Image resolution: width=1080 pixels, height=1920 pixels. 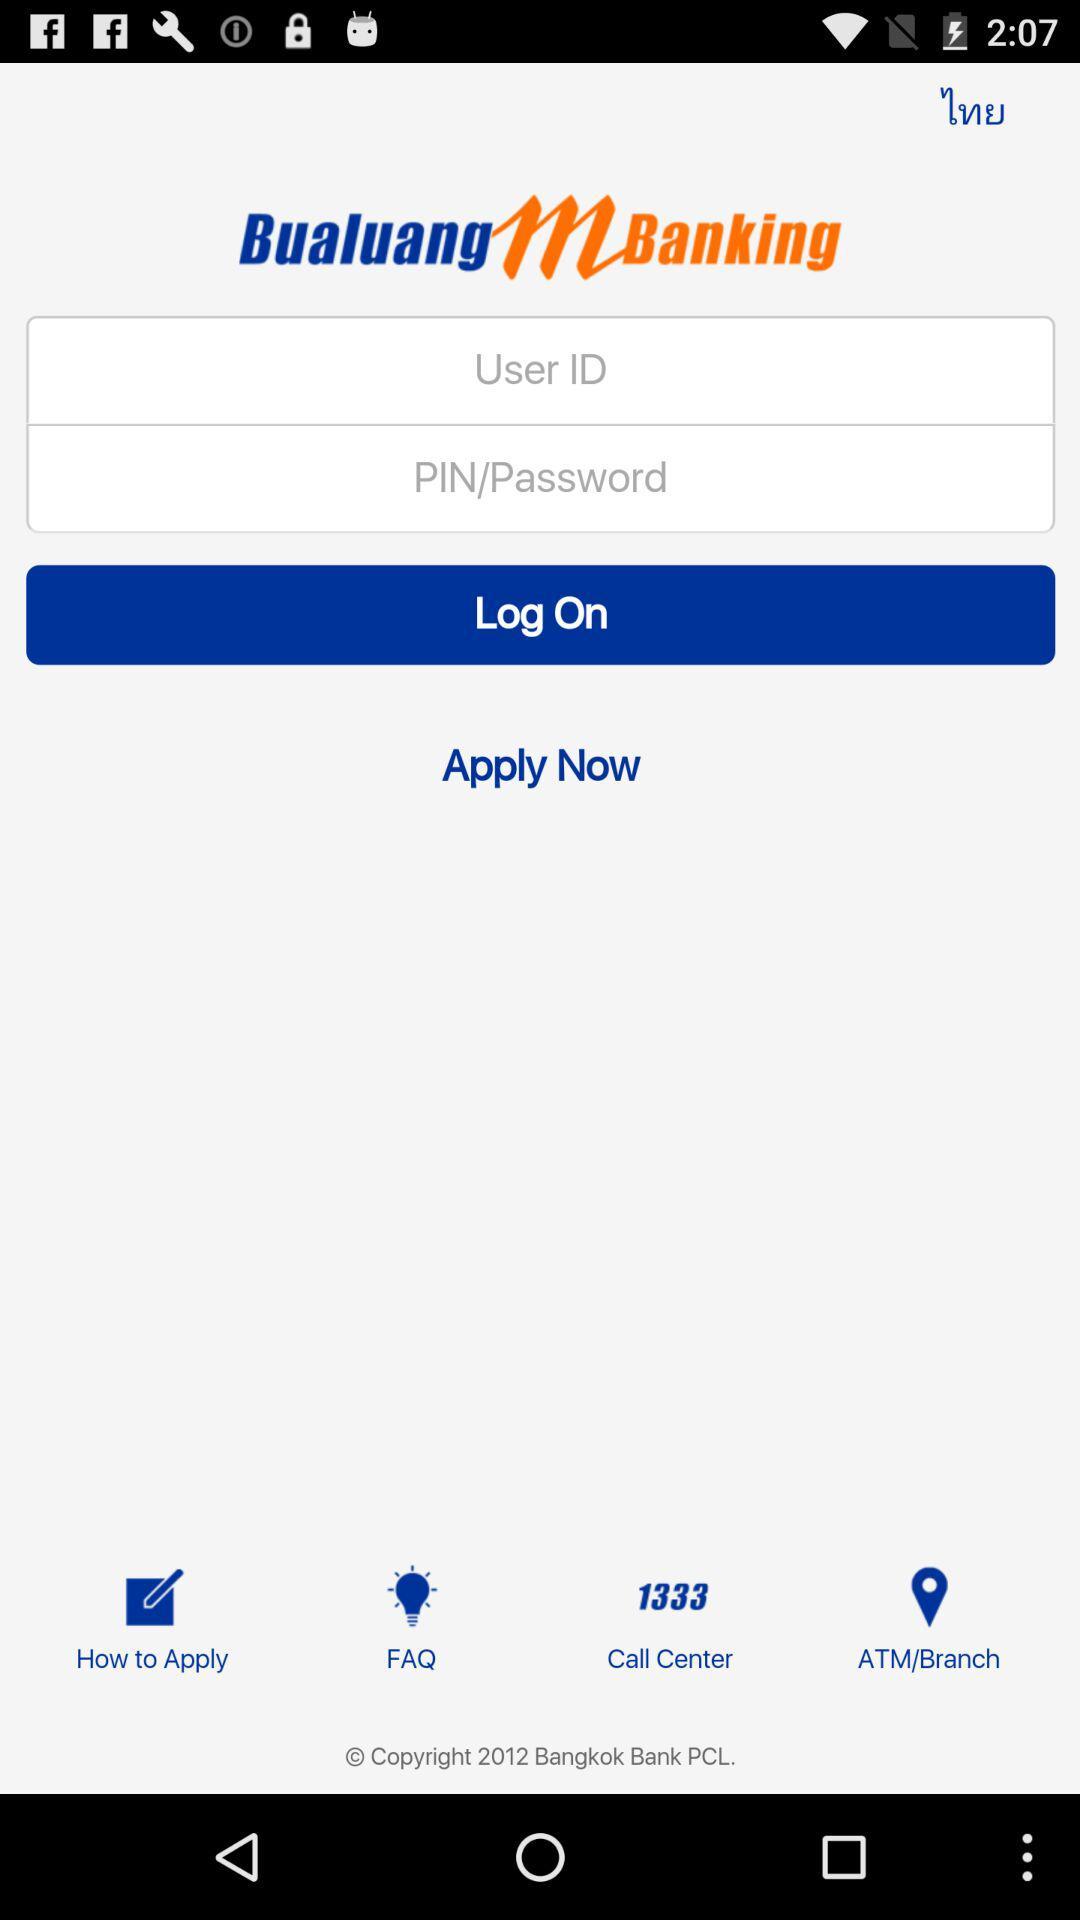 I want to click on setup banking page, so click(x=540, y=976).